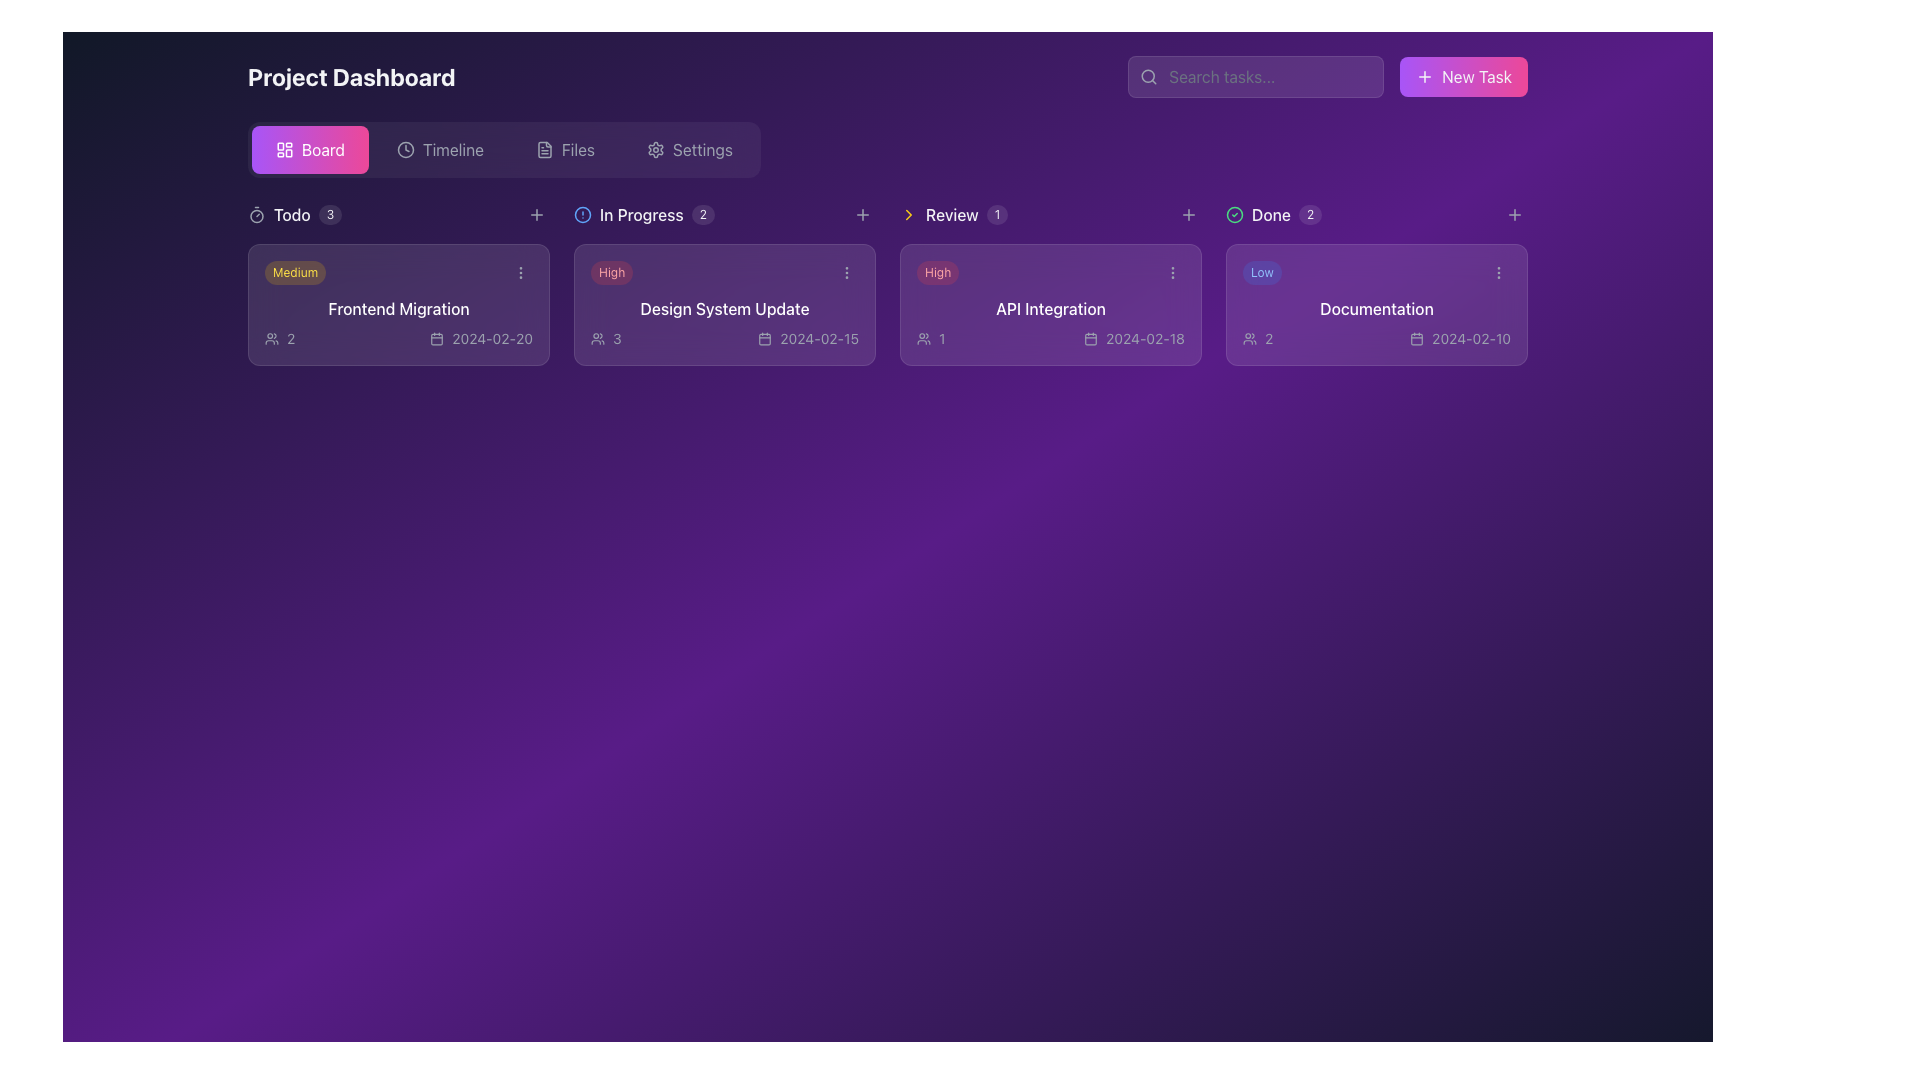 The image size is (1920, 1080). What do you see at coordinates (1471, 338) in the screenshot?
I see `the date displayed on the Text label in the bottom right corner of the 'Documentation' card` at bounding box center [1471, 338].